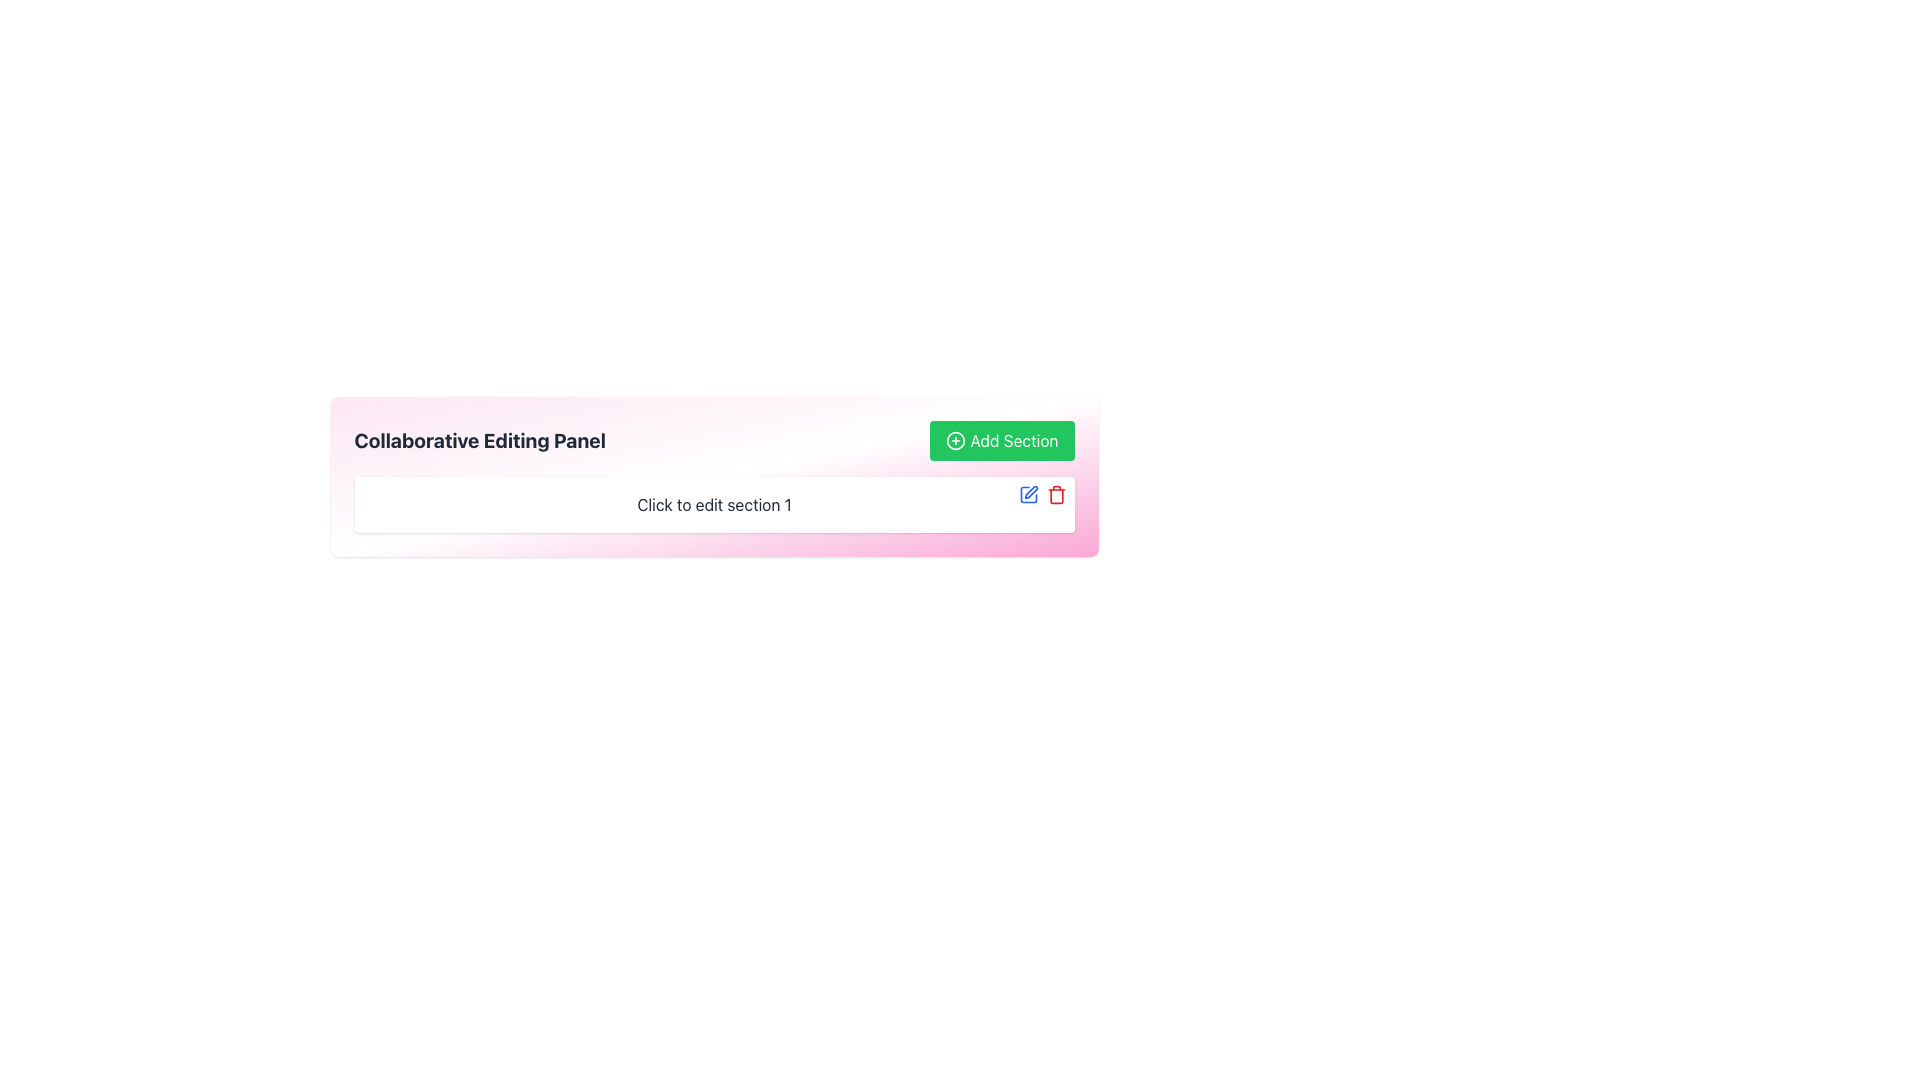 The image size is (1920, 1080). I want to click on the leftmost edit icon in the options row to observe its color change, so click(1028, 494).